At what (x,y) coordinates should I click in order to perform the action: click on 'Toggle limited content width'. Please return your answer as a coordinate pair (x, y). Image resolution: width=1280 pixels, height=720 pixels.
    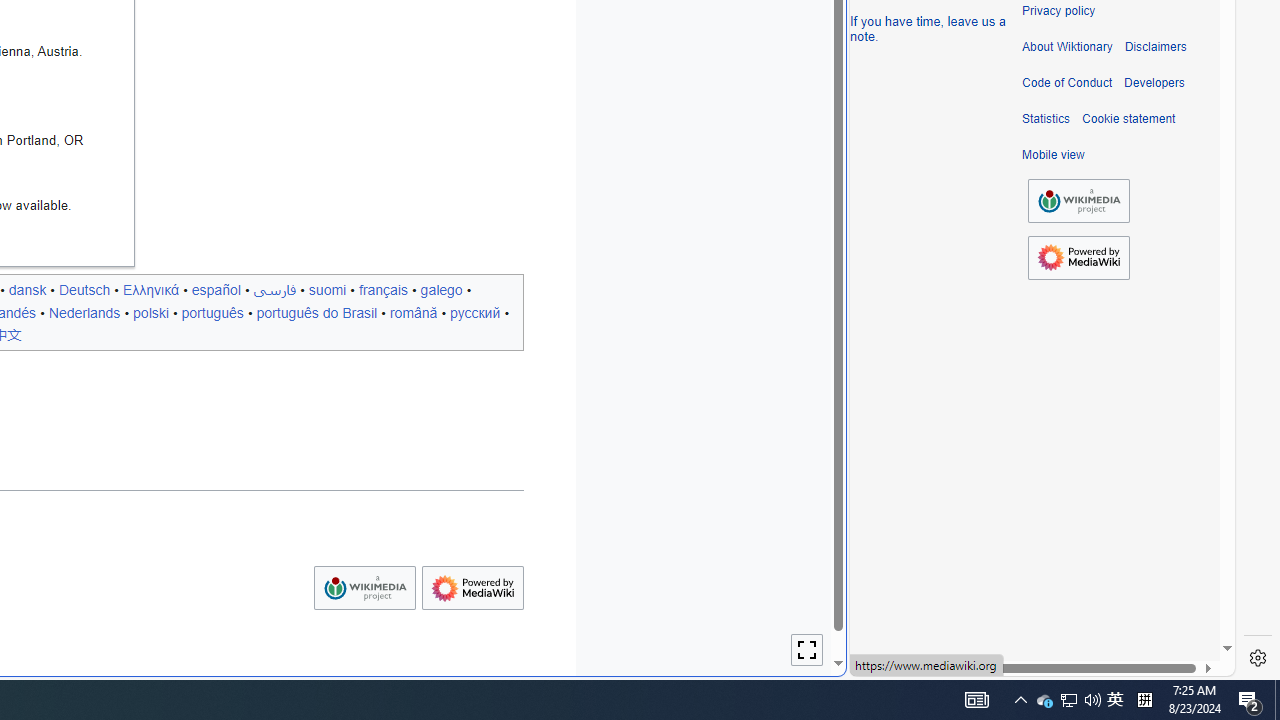
    Looking at the image, I should click on (807, 650).